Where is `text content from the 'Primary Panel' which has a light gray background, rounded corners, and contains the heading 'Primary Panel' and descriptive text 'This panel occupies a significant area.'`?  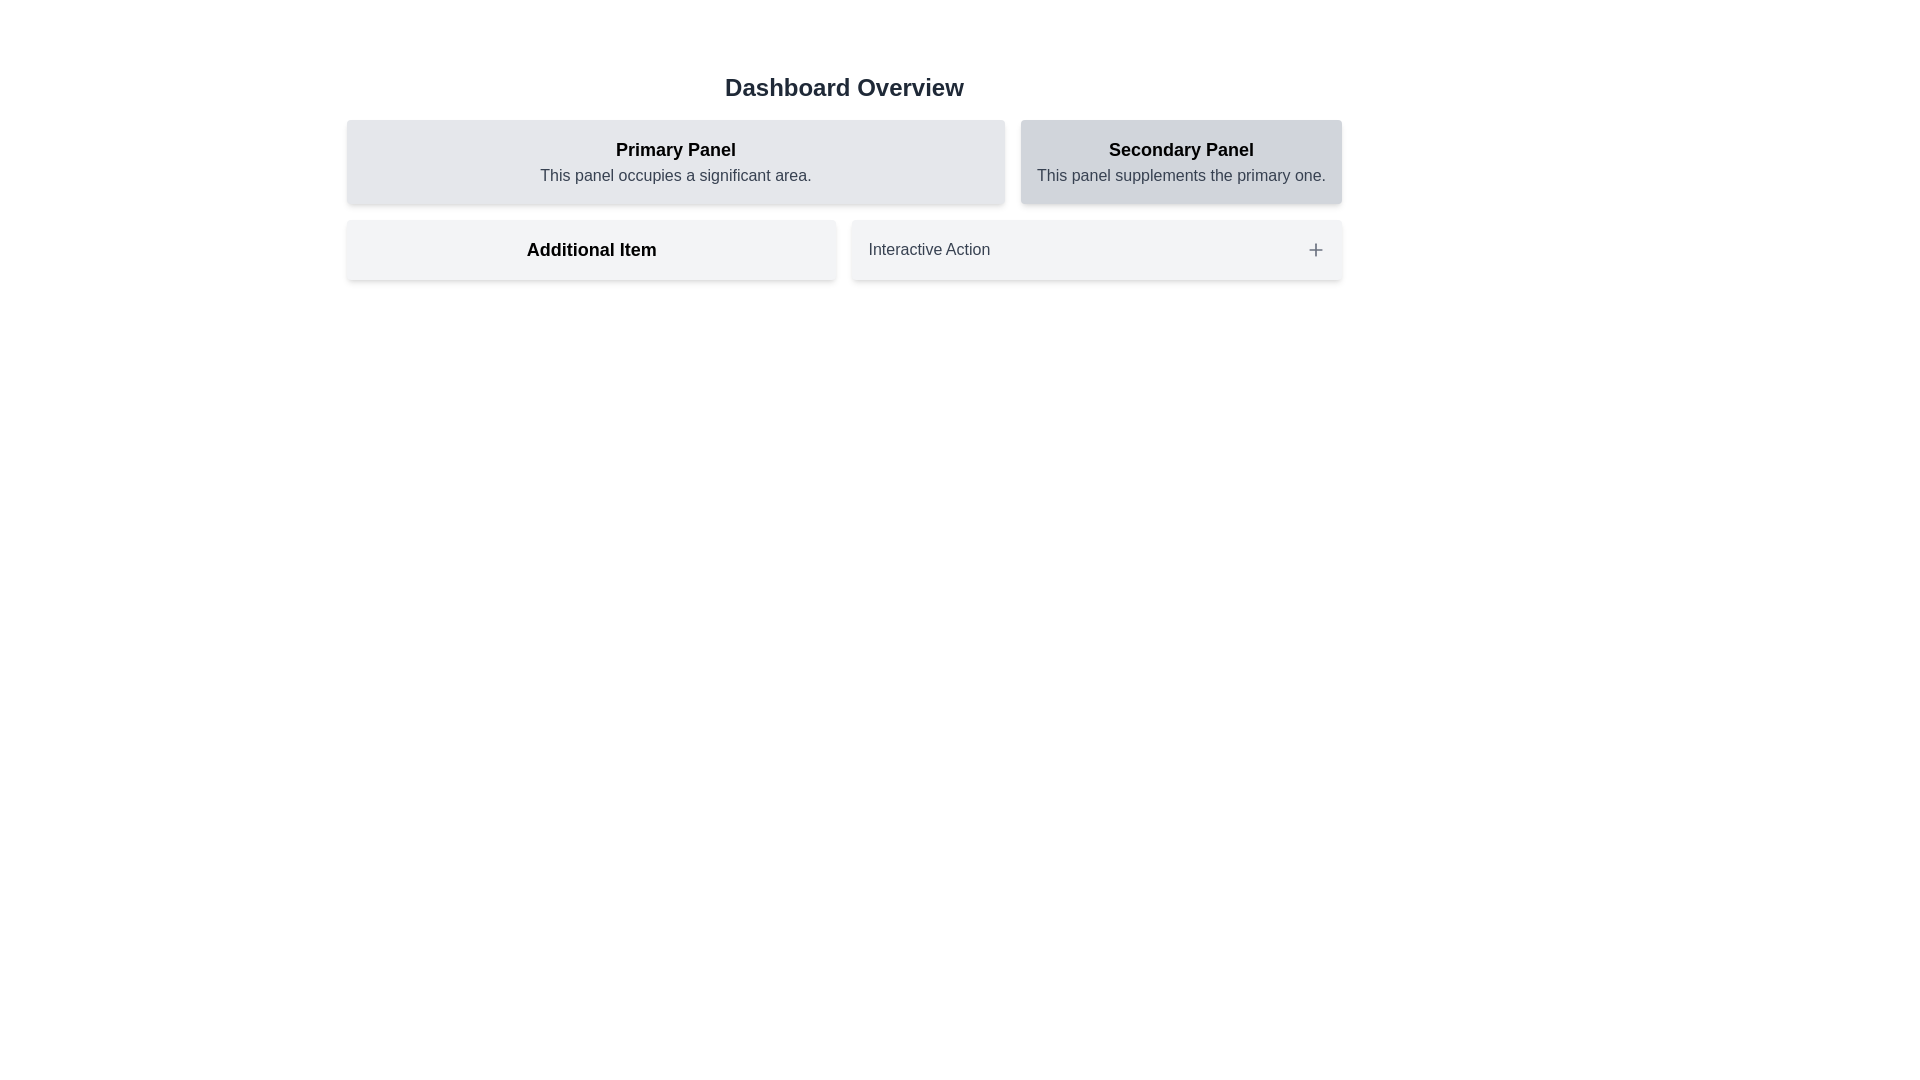
text content from the 'Primary Panel' which has a light gray background, rounded corners, and contains the heading 'Primary Panel' and descriptive text 'This panel occupies a significant area.' is located at coordinates (676, 161).